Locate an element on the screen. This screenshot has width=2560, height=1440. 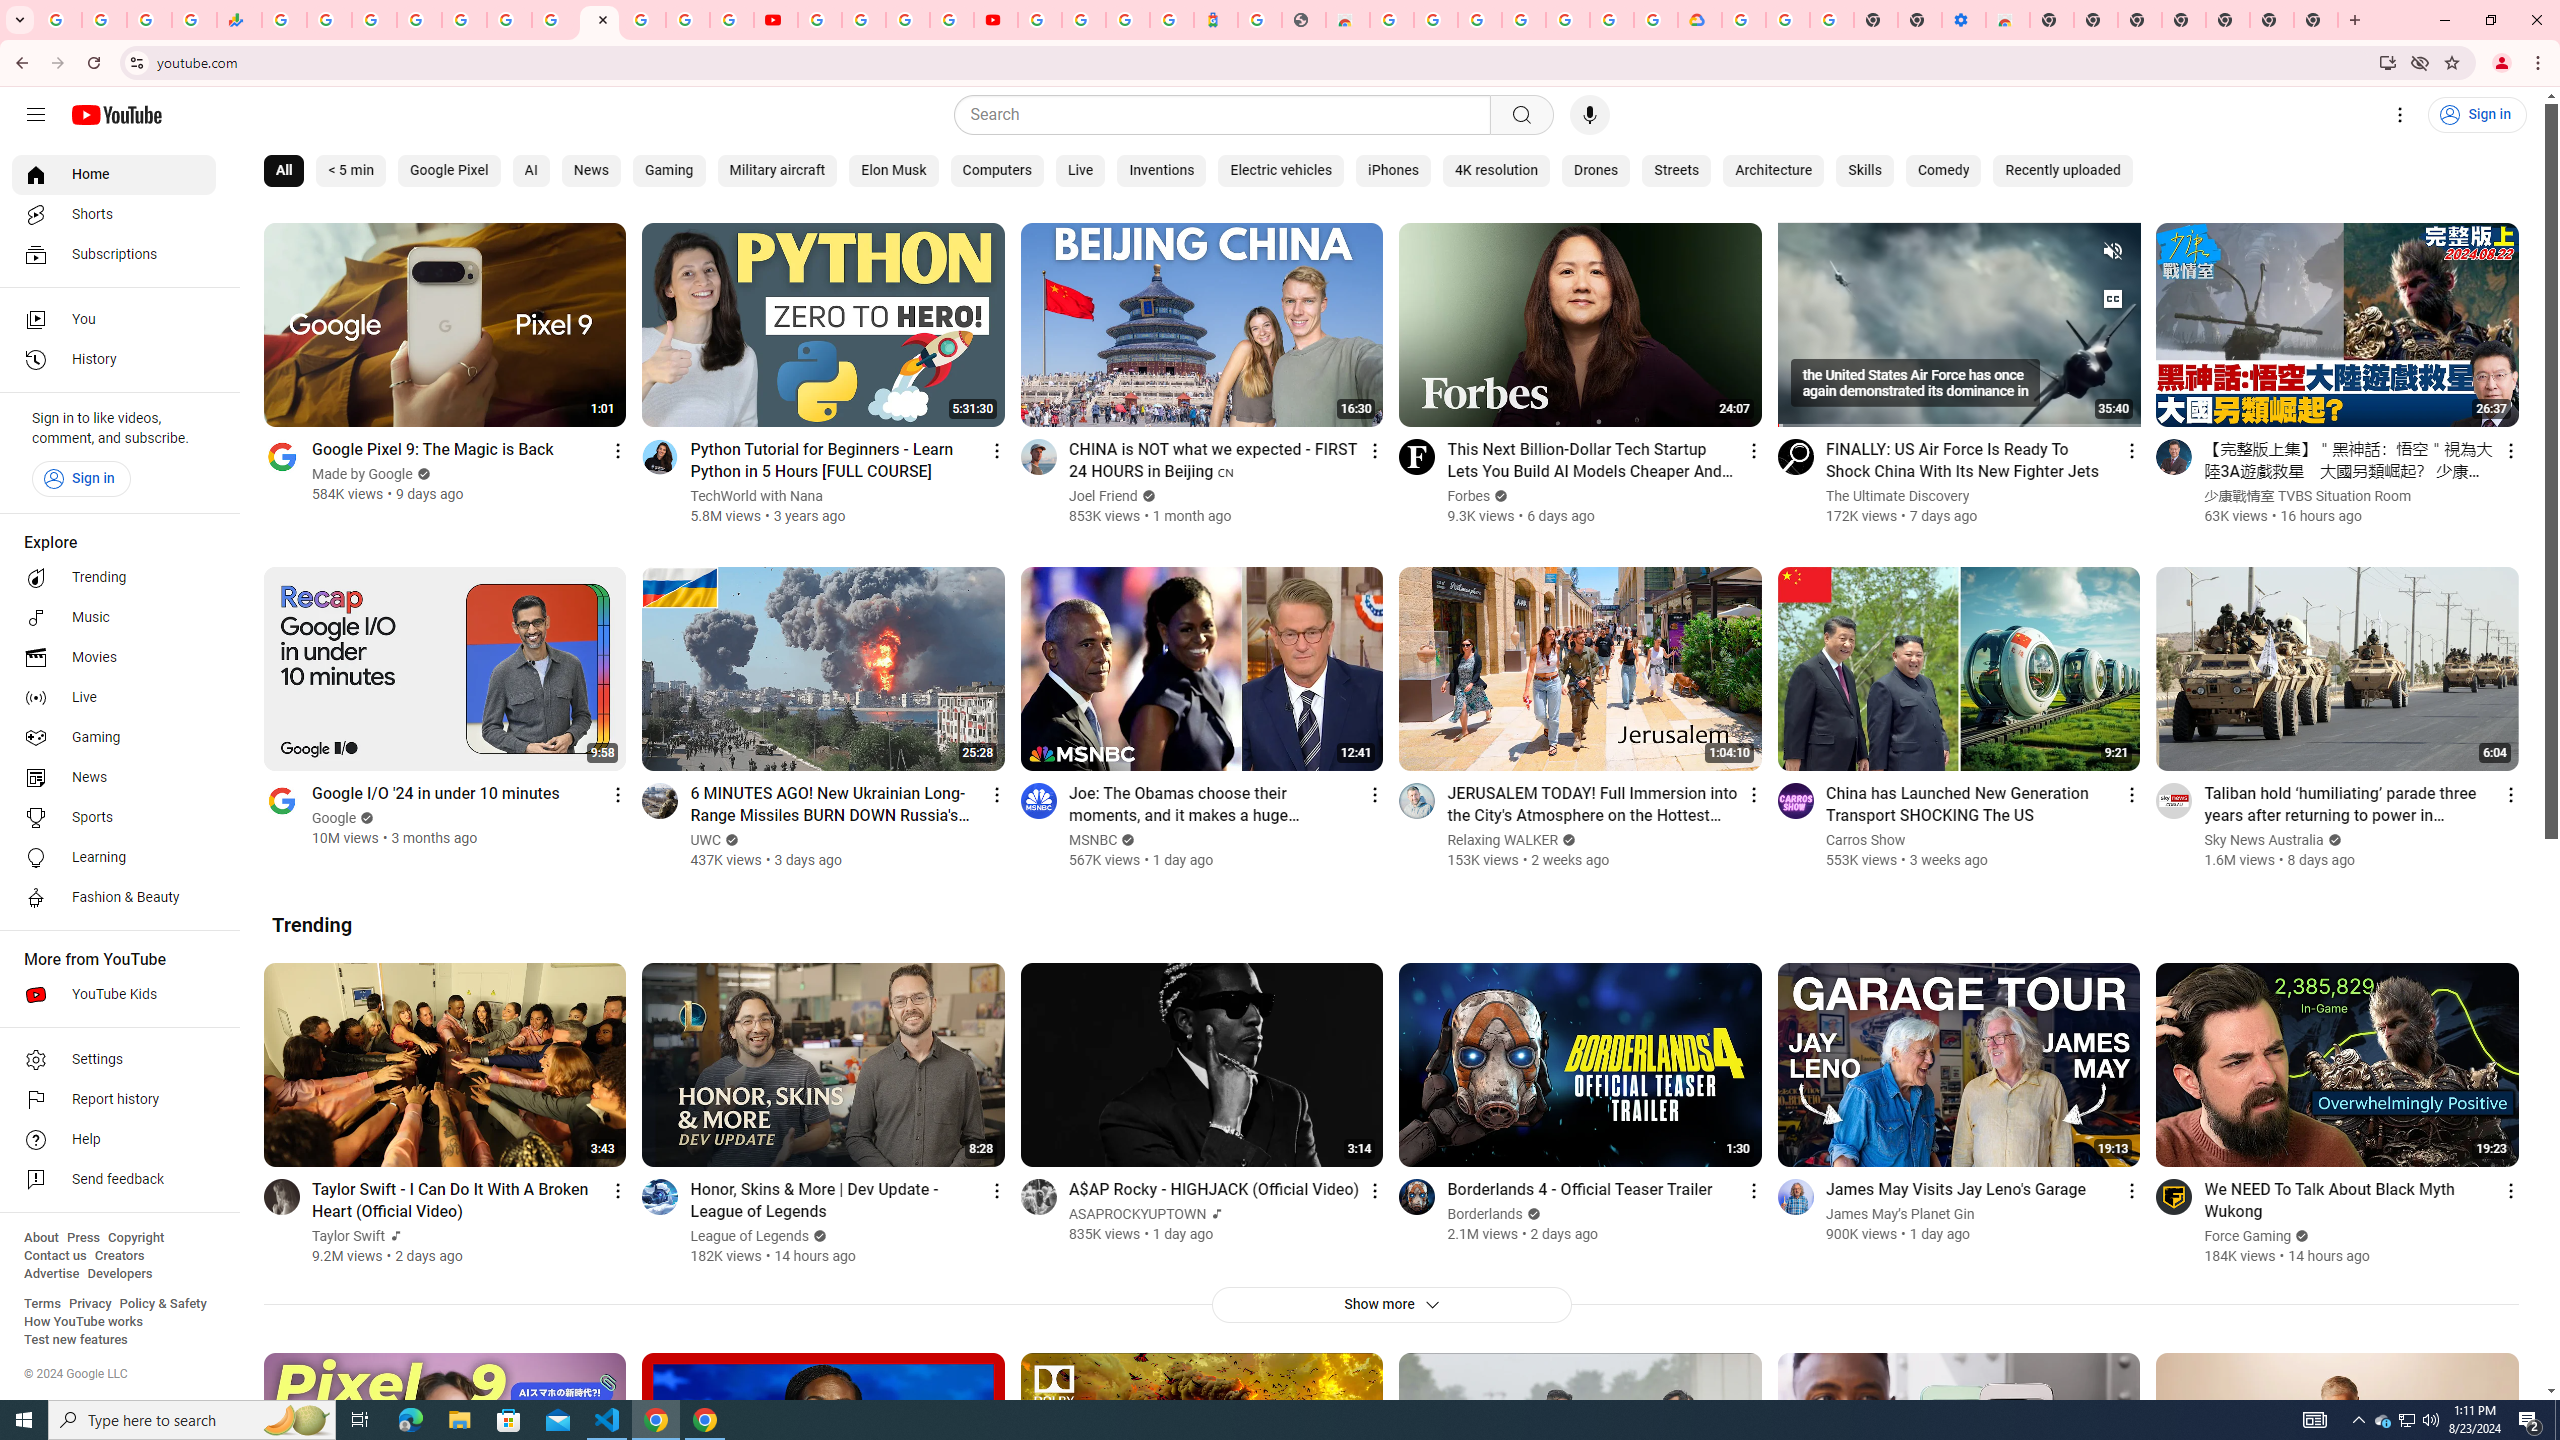
'Press' is located at coordinates (82, 1237).